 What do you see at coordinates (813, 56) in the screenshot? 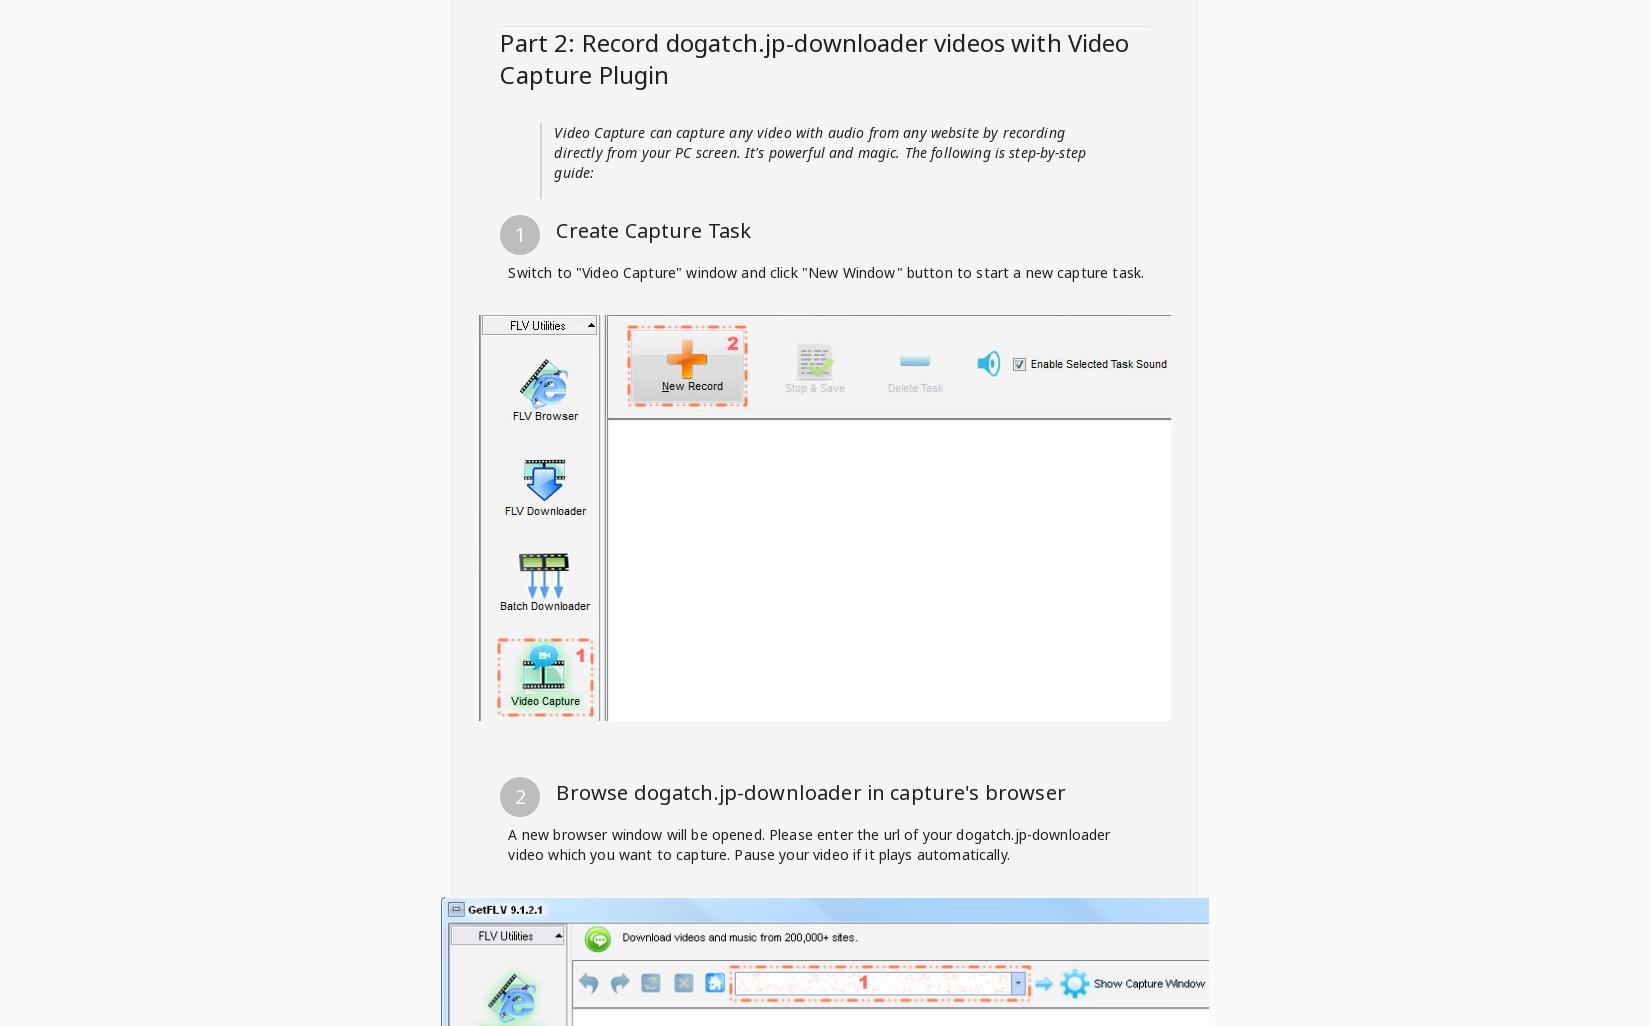
I see `'videos with Video Capture Plugin'` at bounding box center [813, 56].